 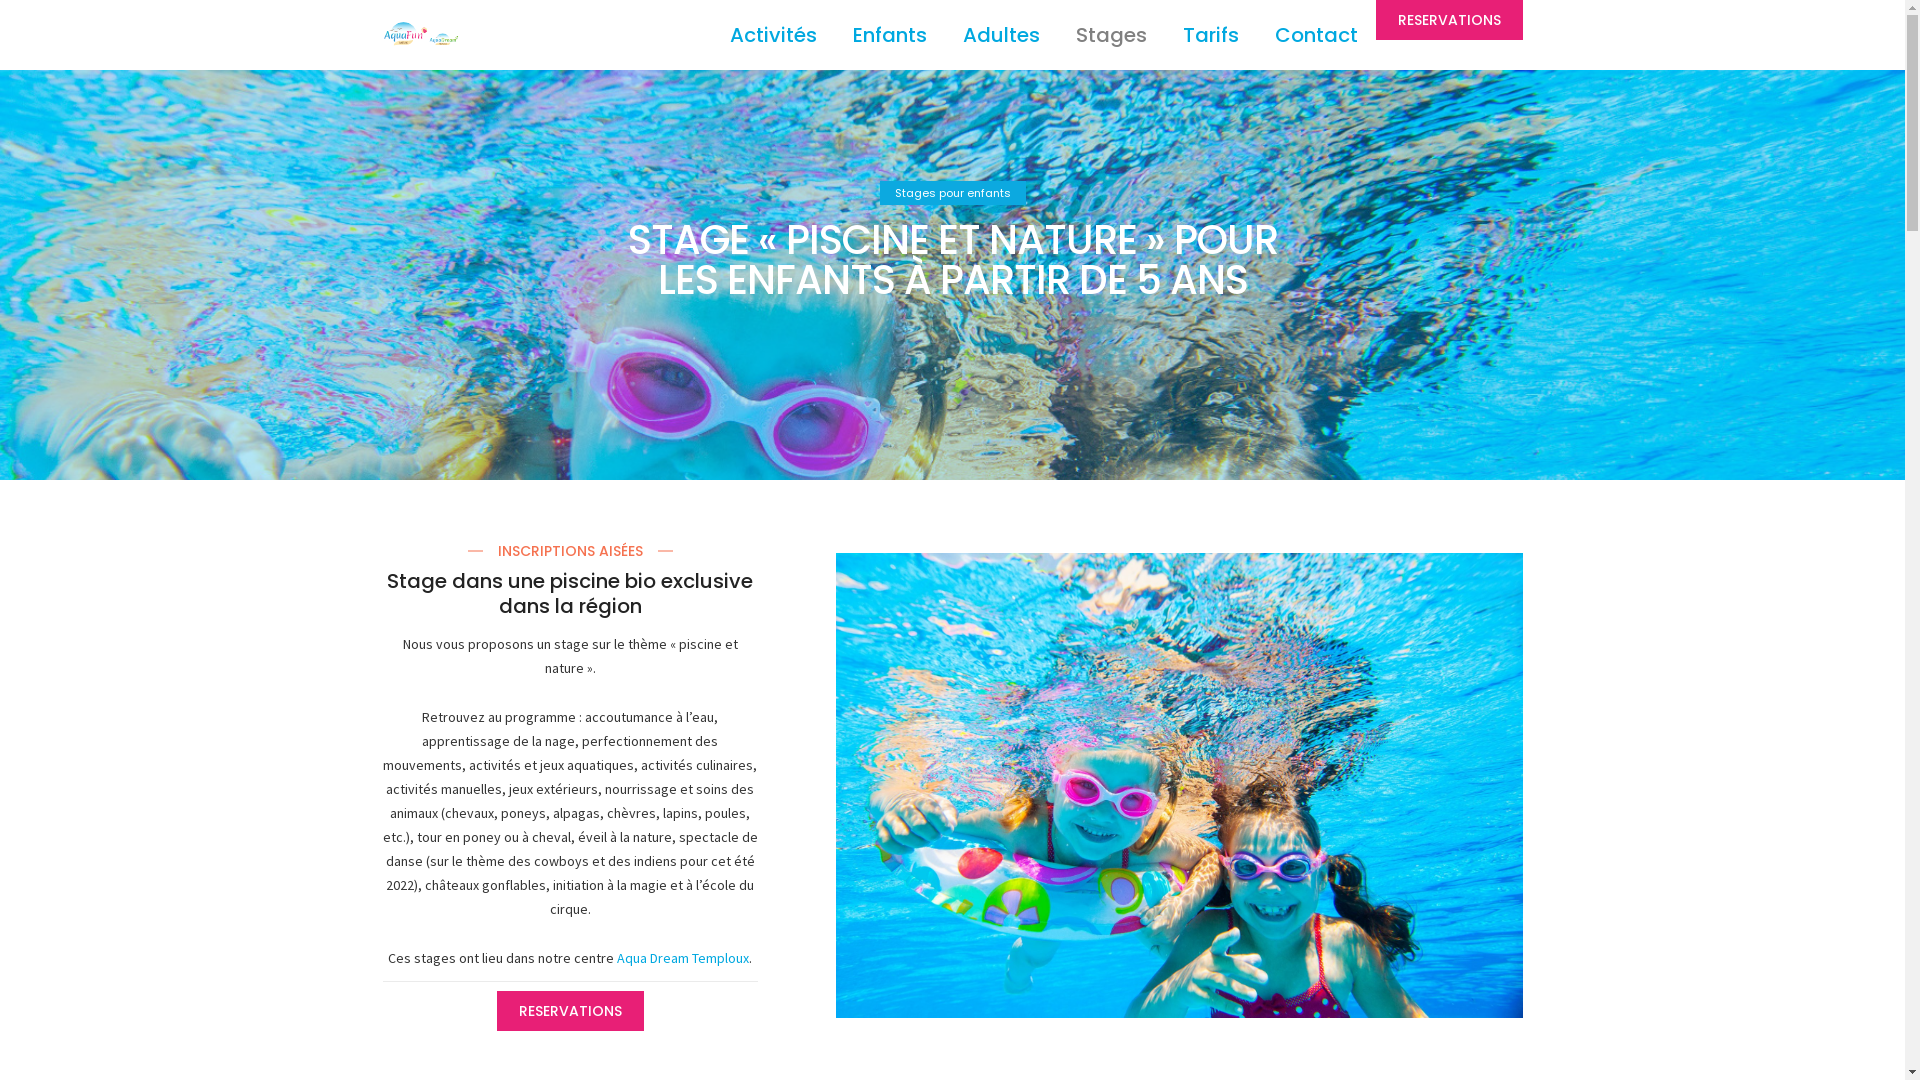 I want to click on 'Stages', so click(x=1110, y=34).